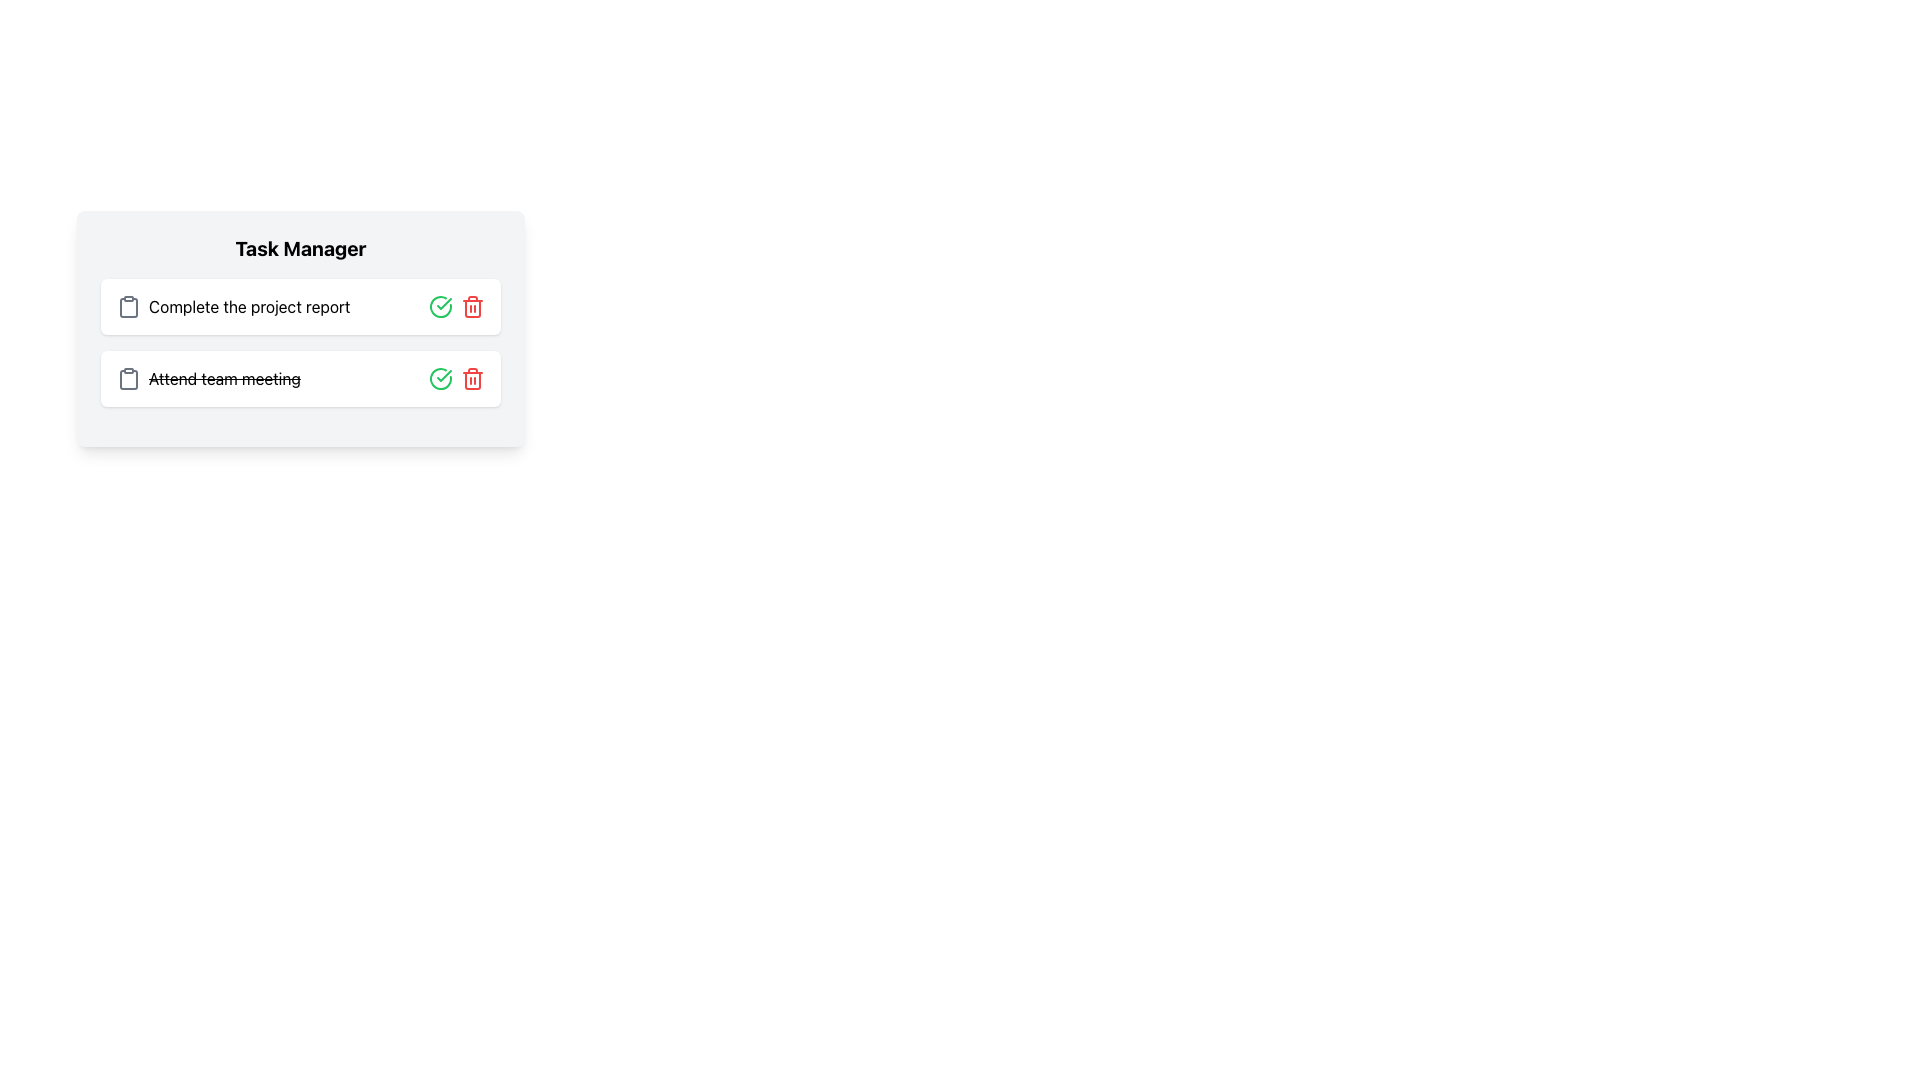  What do you see at coordinates (472, 378) in the screenshot?
I see `the delete button associated with the task 'Attend team meeting' for keyboard navigation` at bounding box center [472, 378].